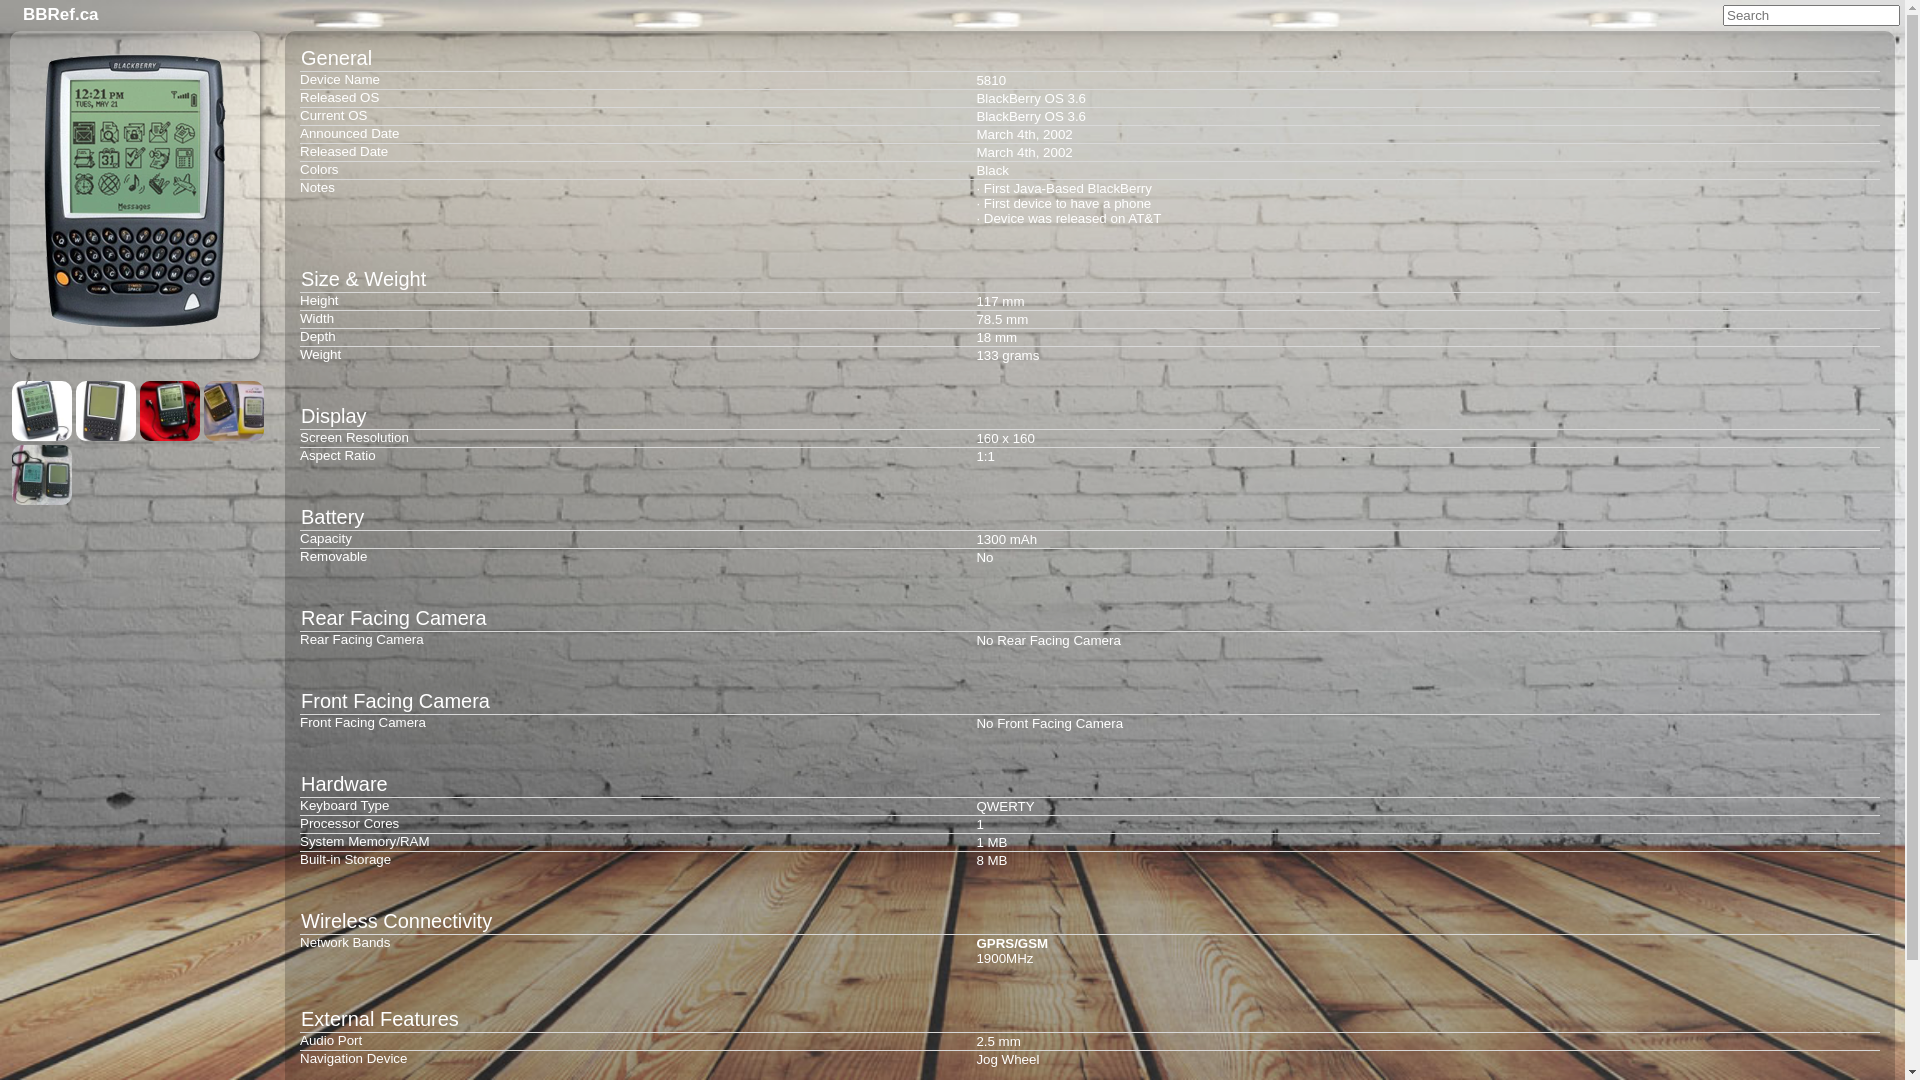 This screenshot has height=1080, width=1920. I want to click on '03', so click(169, 410).